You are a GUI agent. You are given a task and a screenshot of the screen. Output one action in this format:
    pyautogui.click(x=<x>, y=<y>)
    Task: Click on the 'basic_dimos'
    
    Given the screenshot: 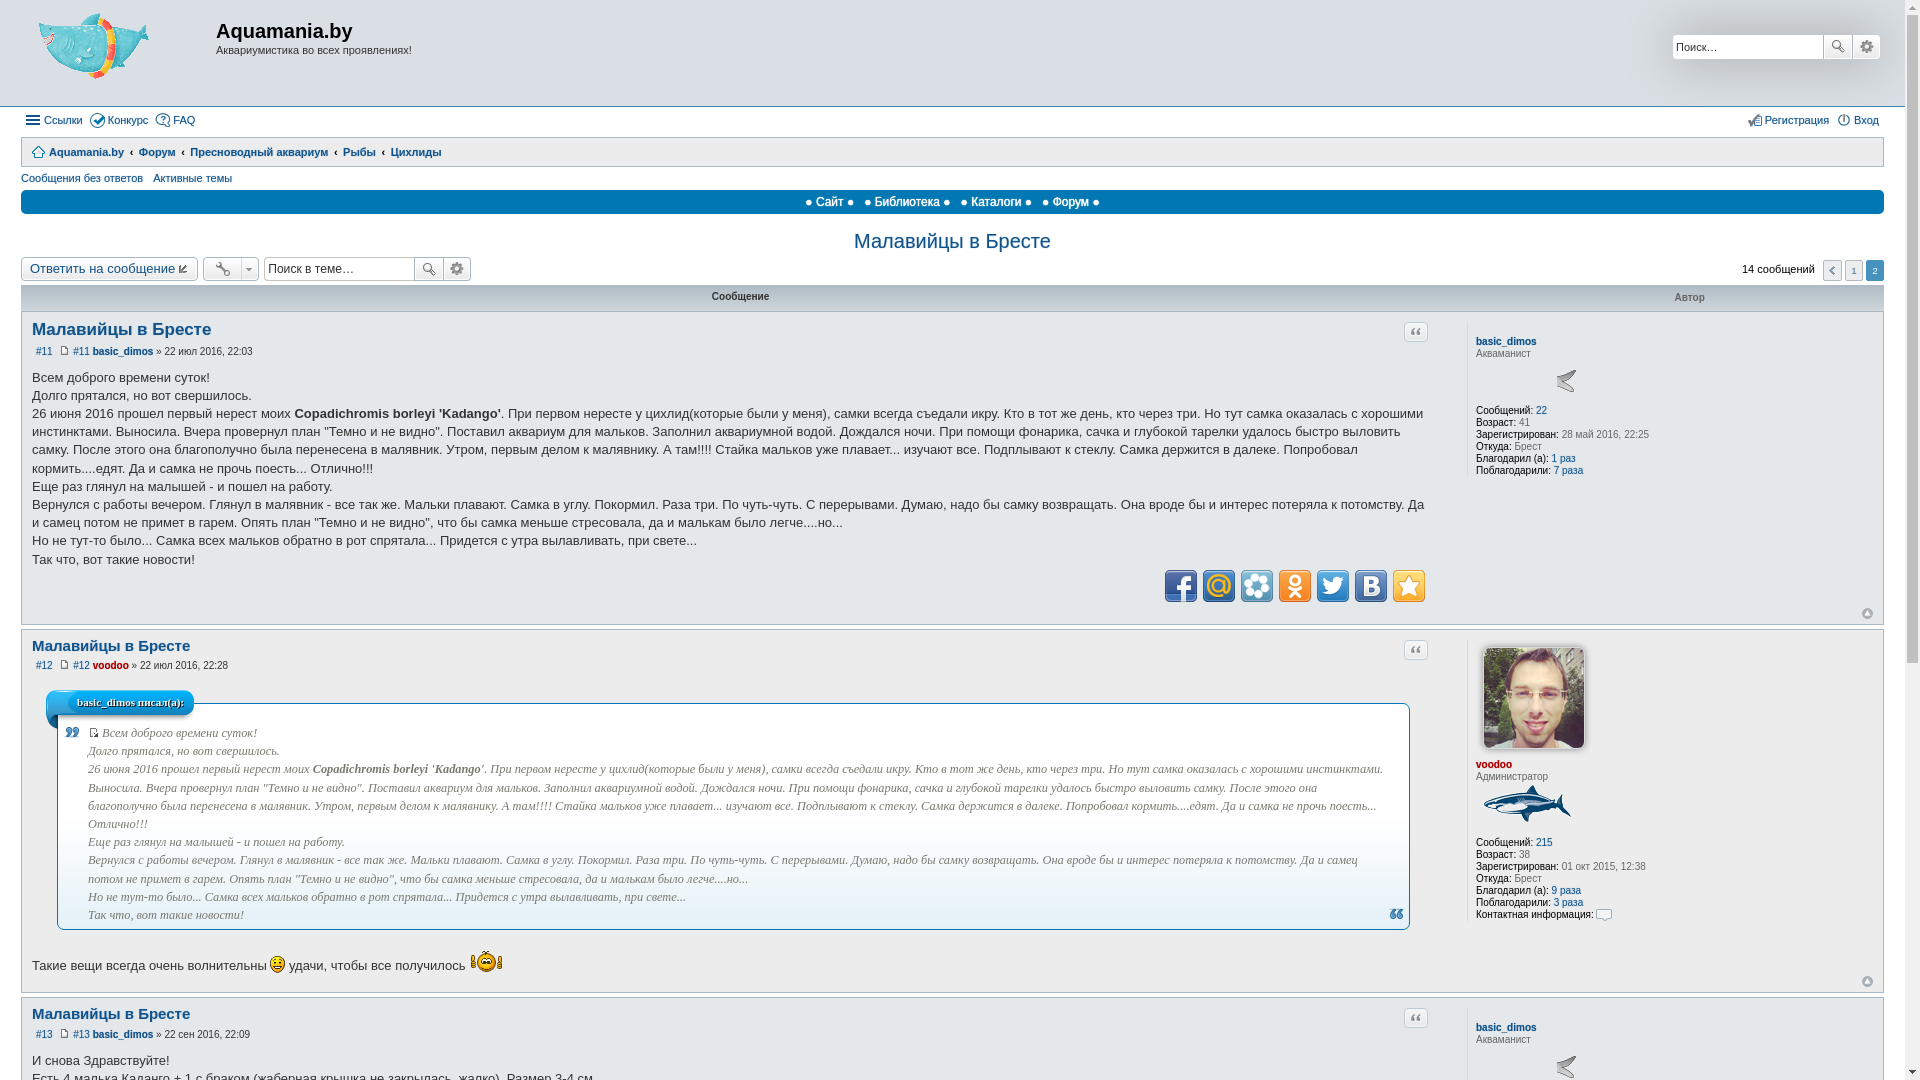 What is the action you would take?
    pyautogui.click(x=122, y=350)
    